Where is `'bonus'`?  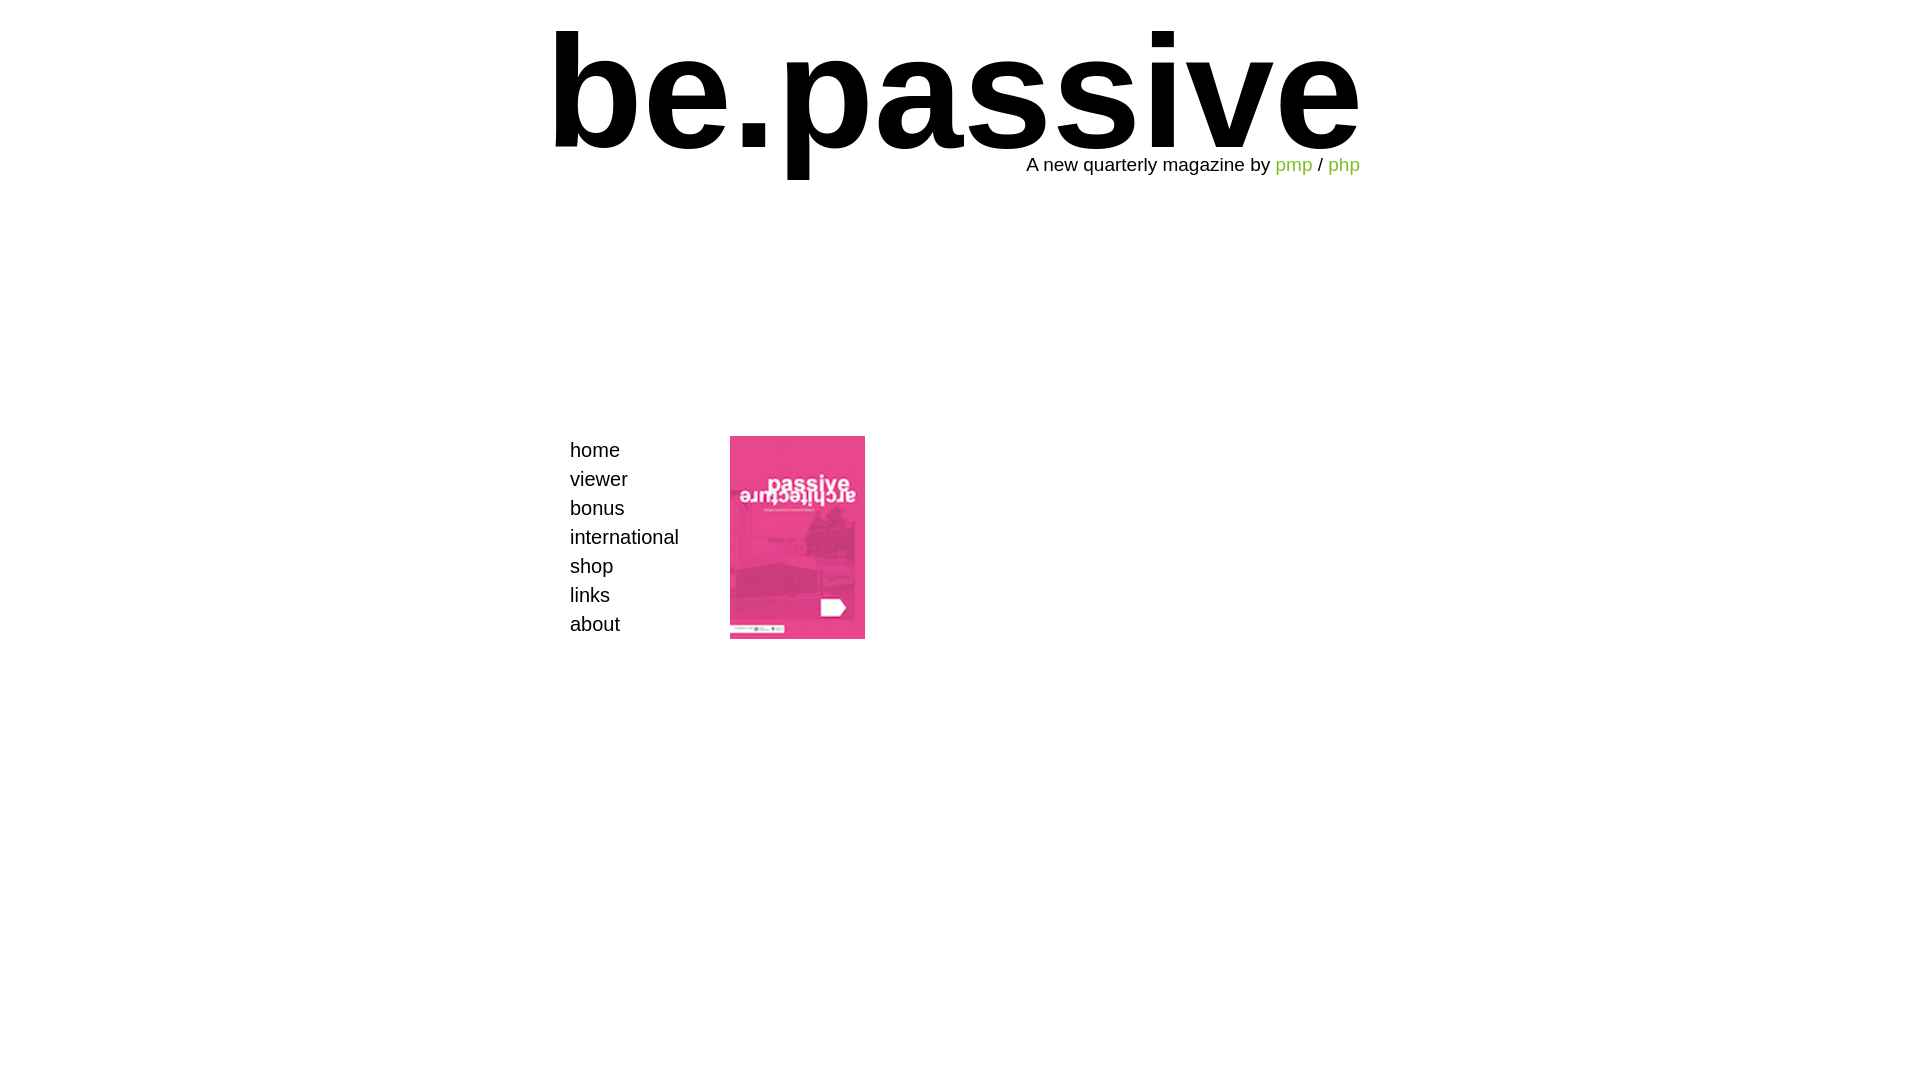 'bonus' is located at coordinates (545, 507).